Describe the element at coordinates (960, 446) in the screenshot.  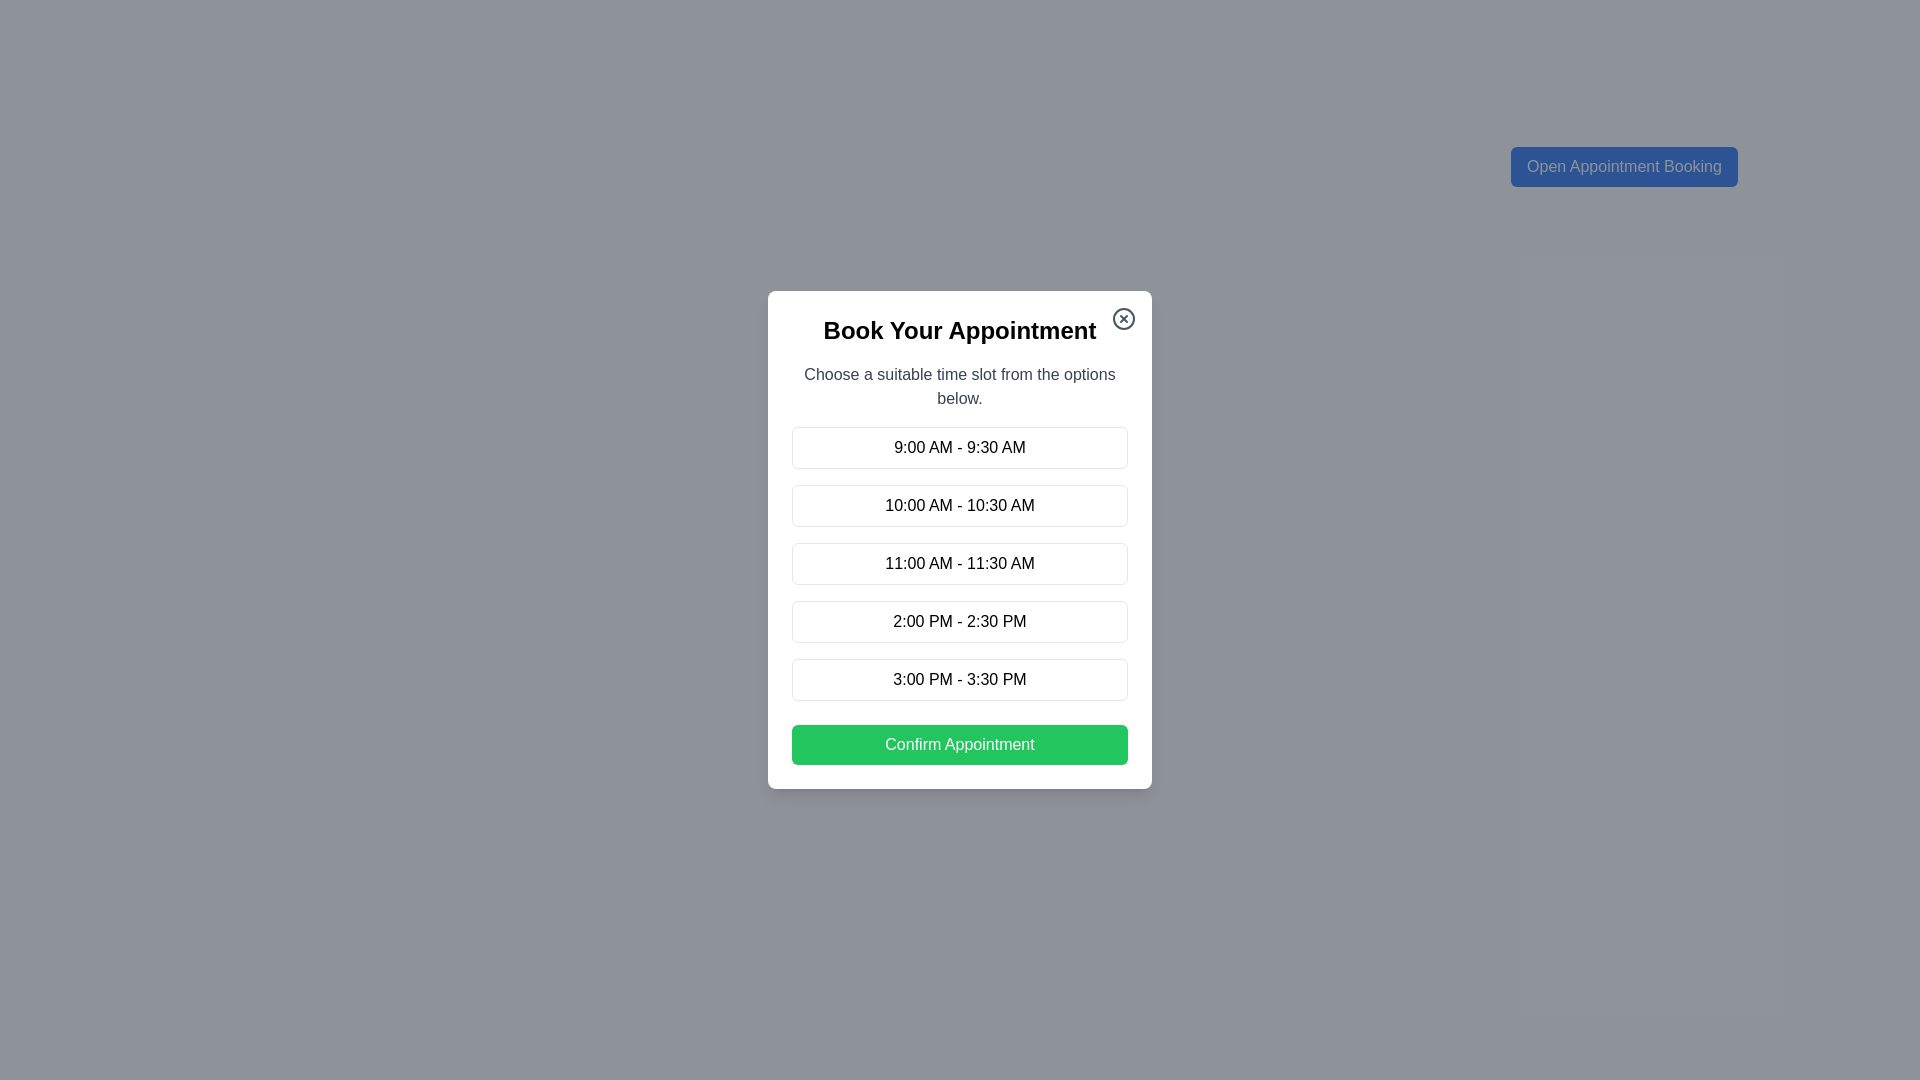
I see `on the first time slot option for booking an appointment in the vertical list of time slots presented in the centered modal window` at that location.